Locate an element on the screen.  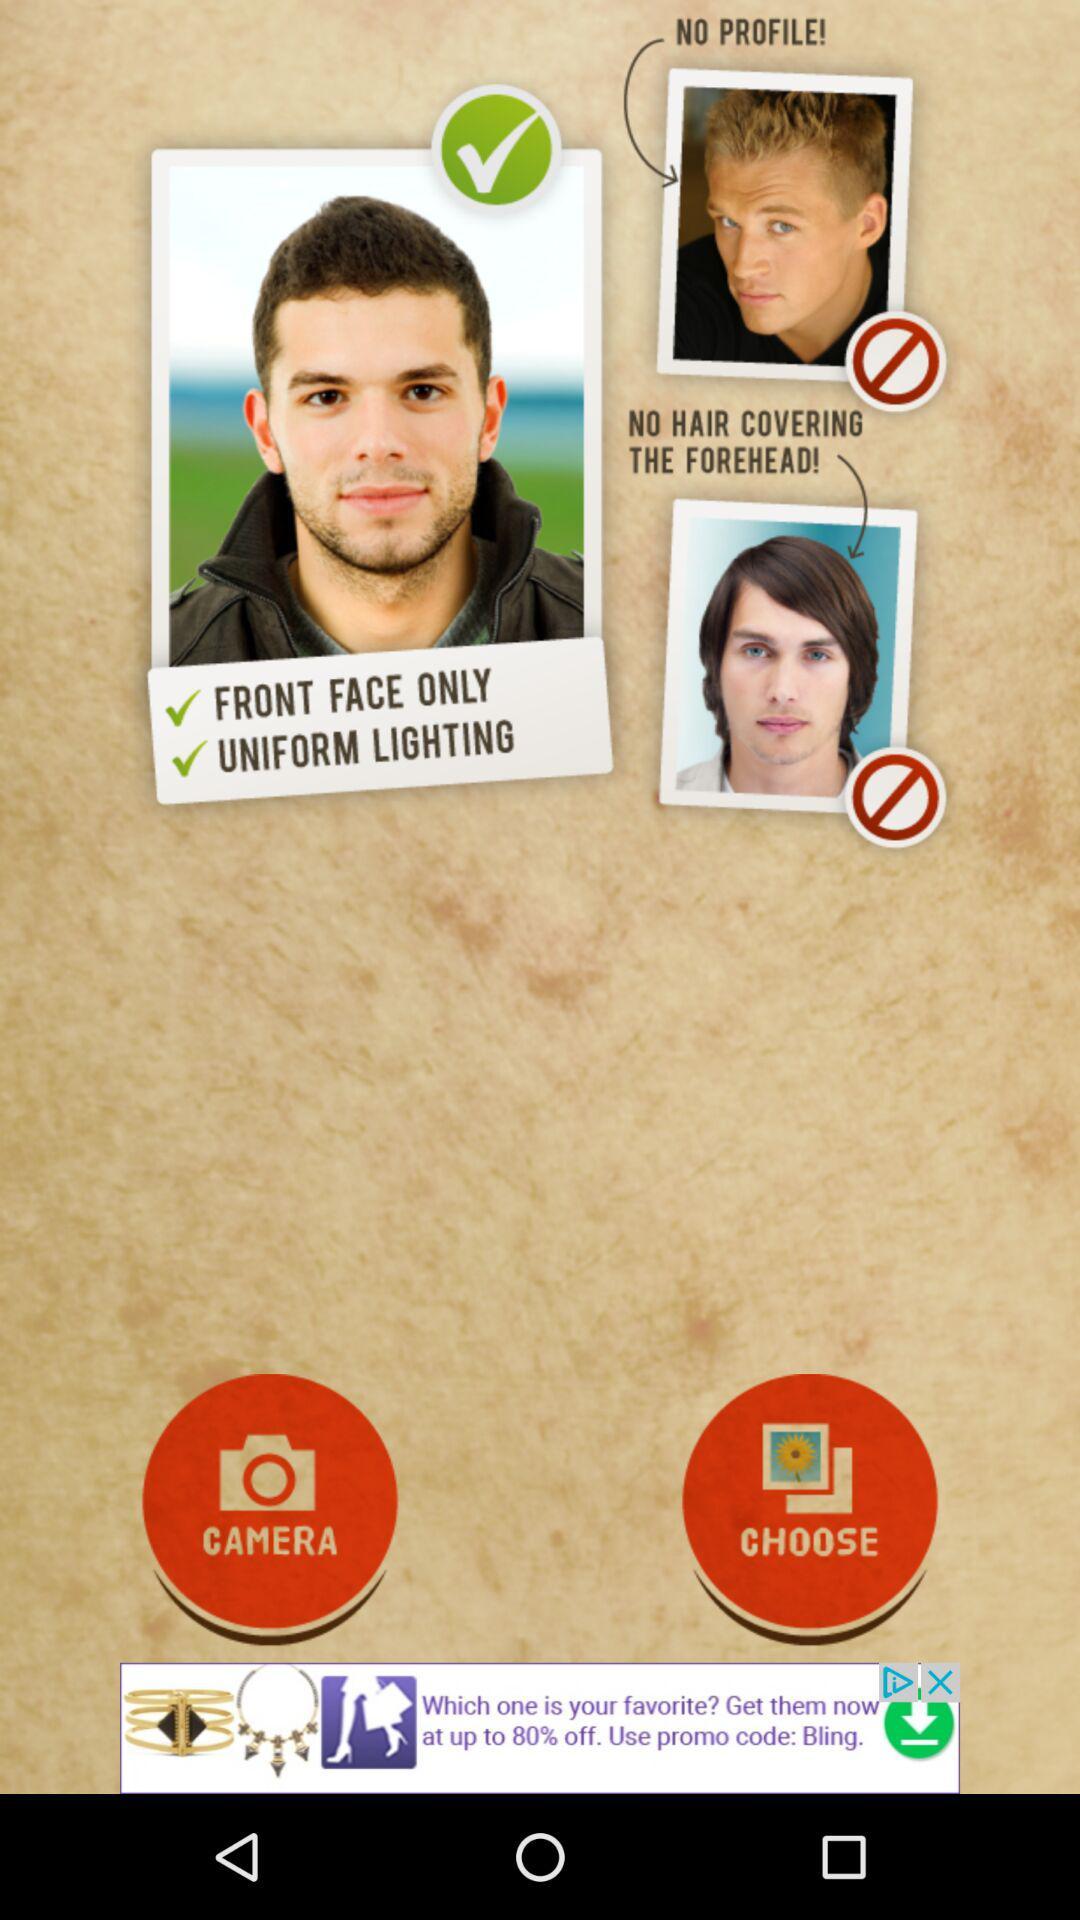
links to advertisement is located at coordinates (540, 1727).